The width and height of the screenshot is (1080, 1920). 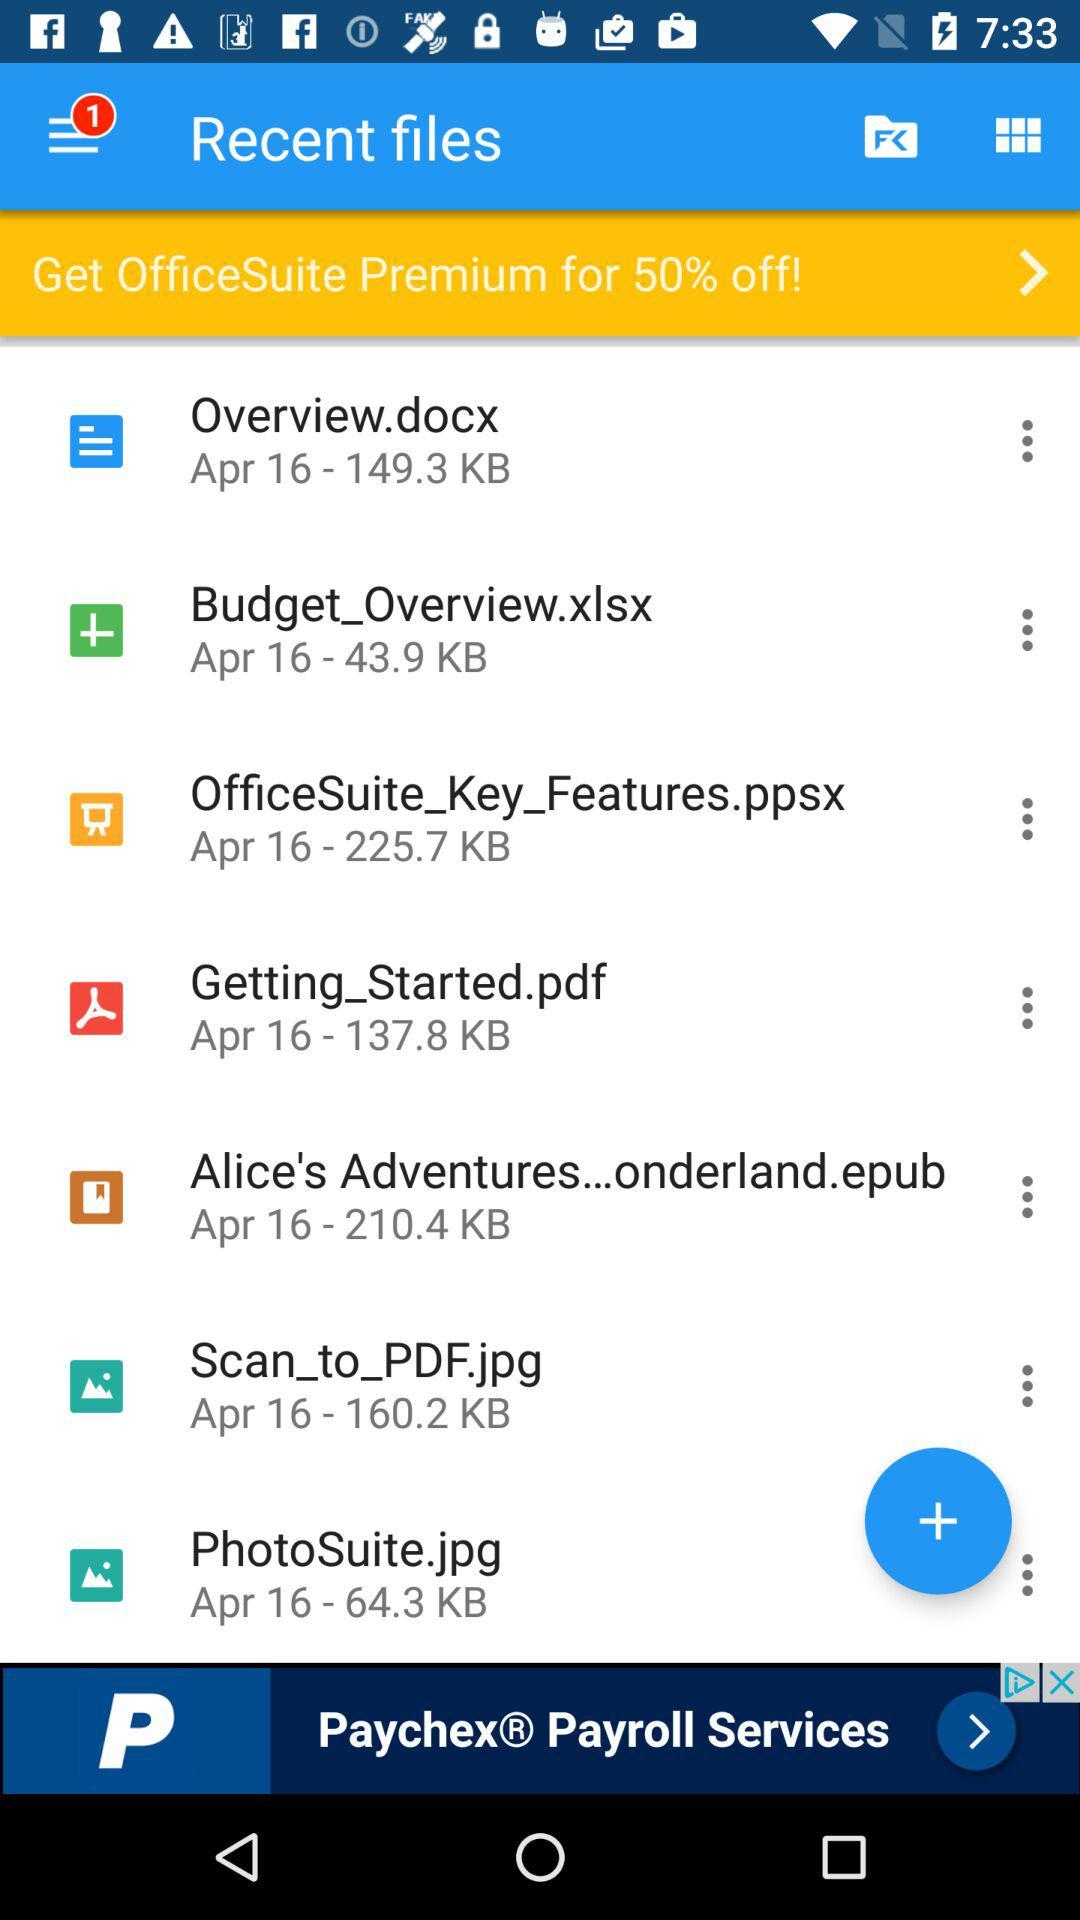 What do you see at coordinates (1027, 440) in the screenshot?
I see `open hamburger-menu` at bounding box center [1027, 440].